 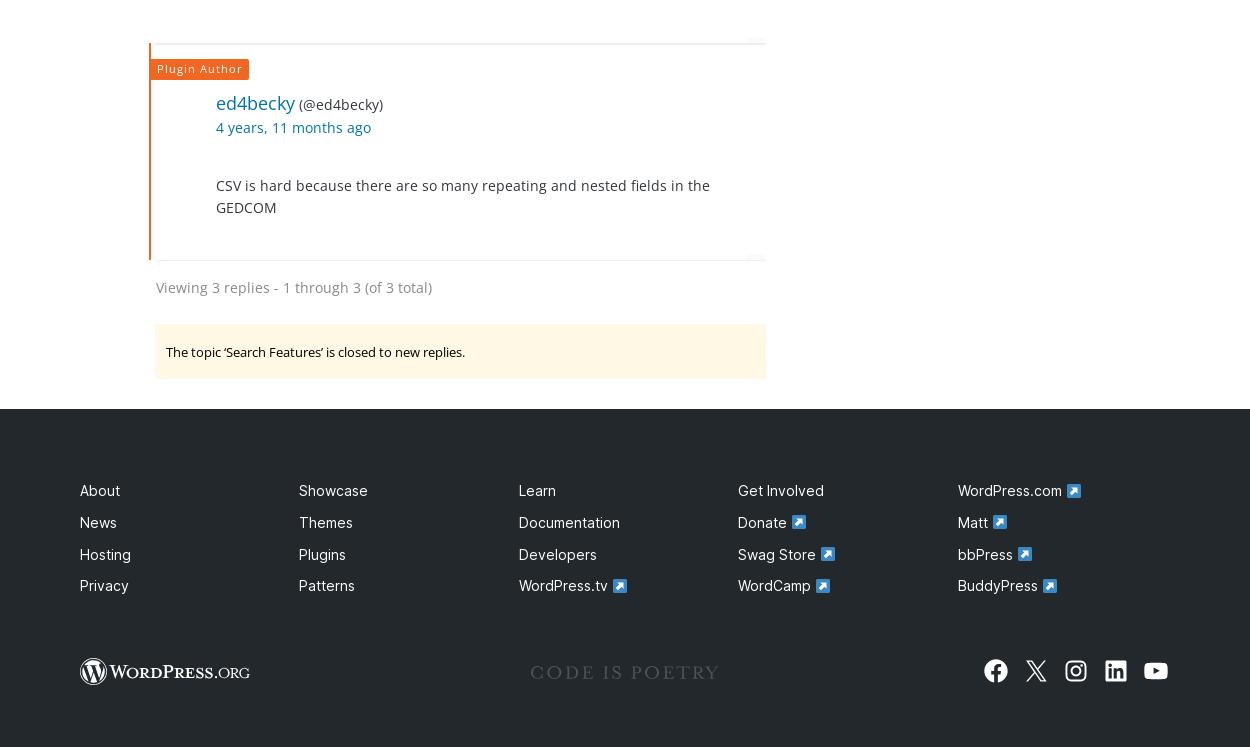 I want to click on 'Get Involved', so click(x=781, y=489).